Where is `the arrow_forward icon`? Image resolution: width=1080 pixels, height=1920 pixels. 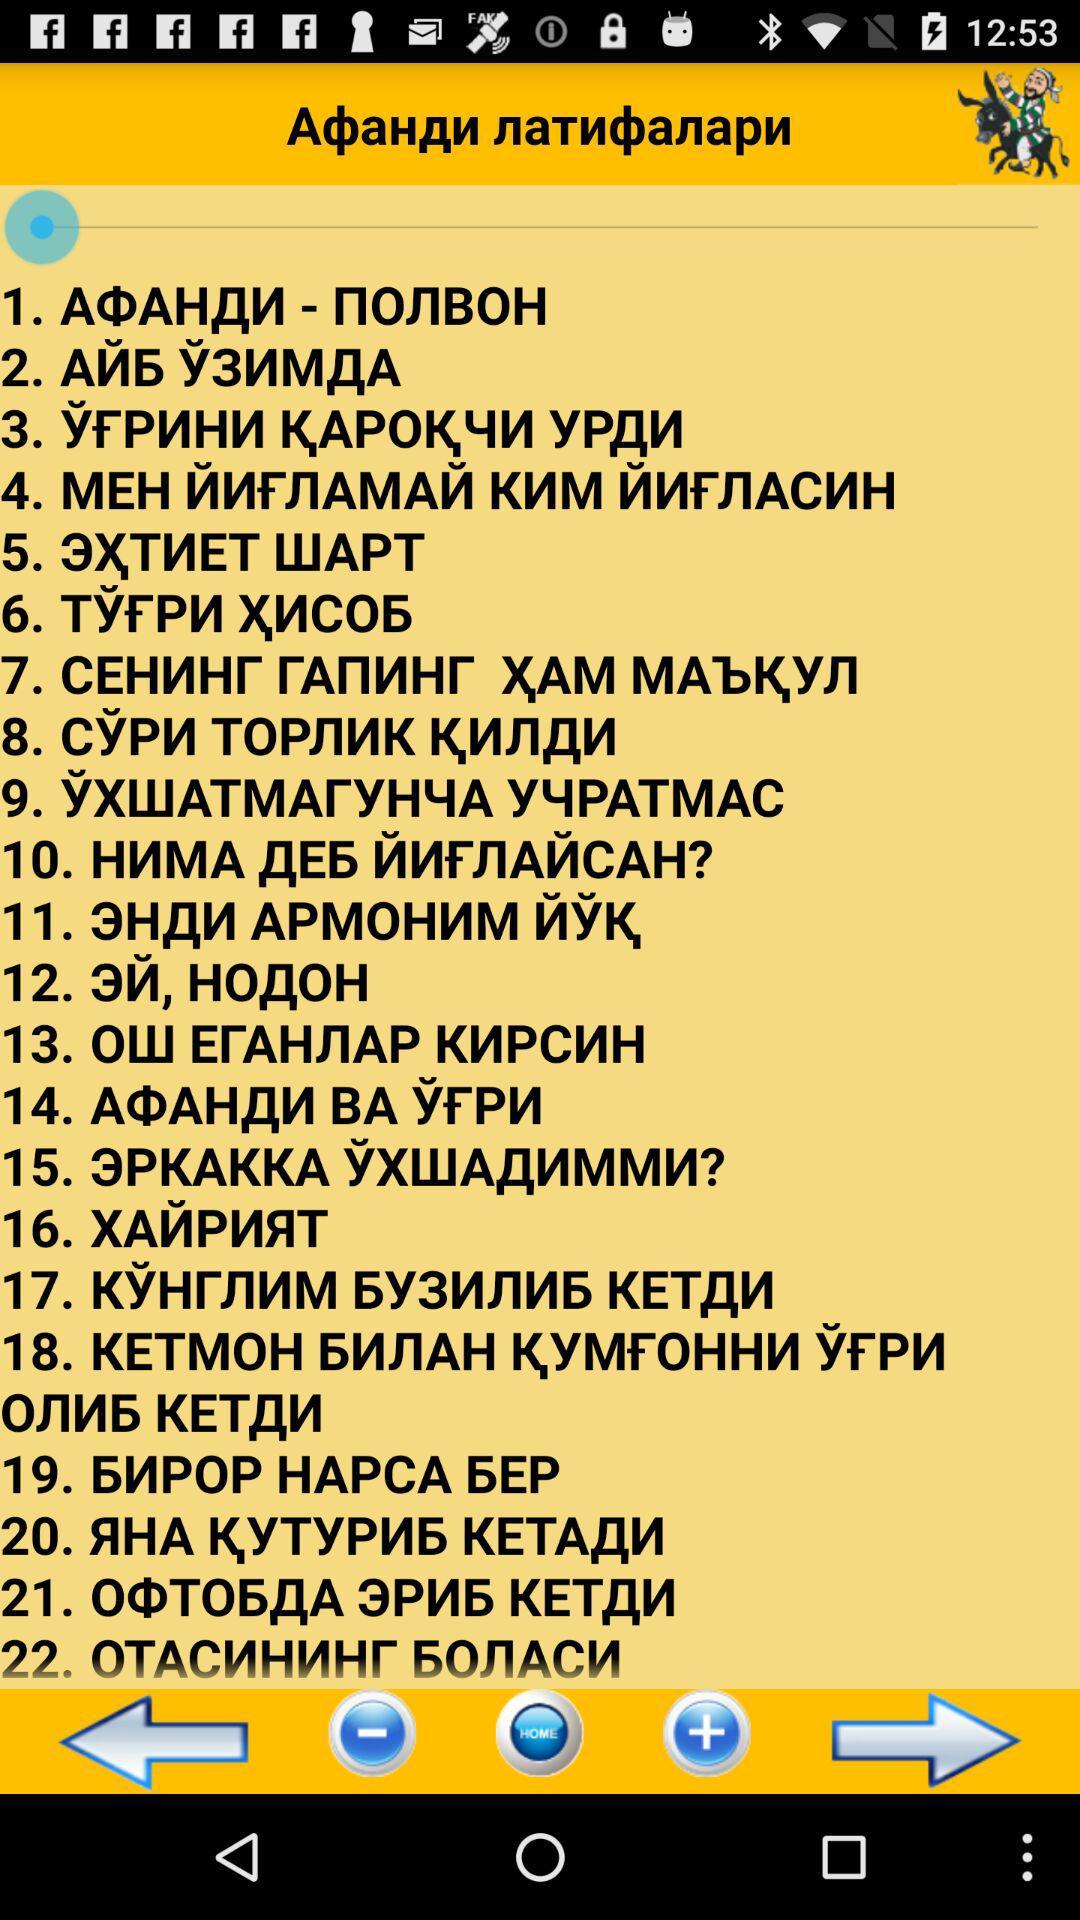 the arrow_forward icon is located at coordinates (935, 1862).